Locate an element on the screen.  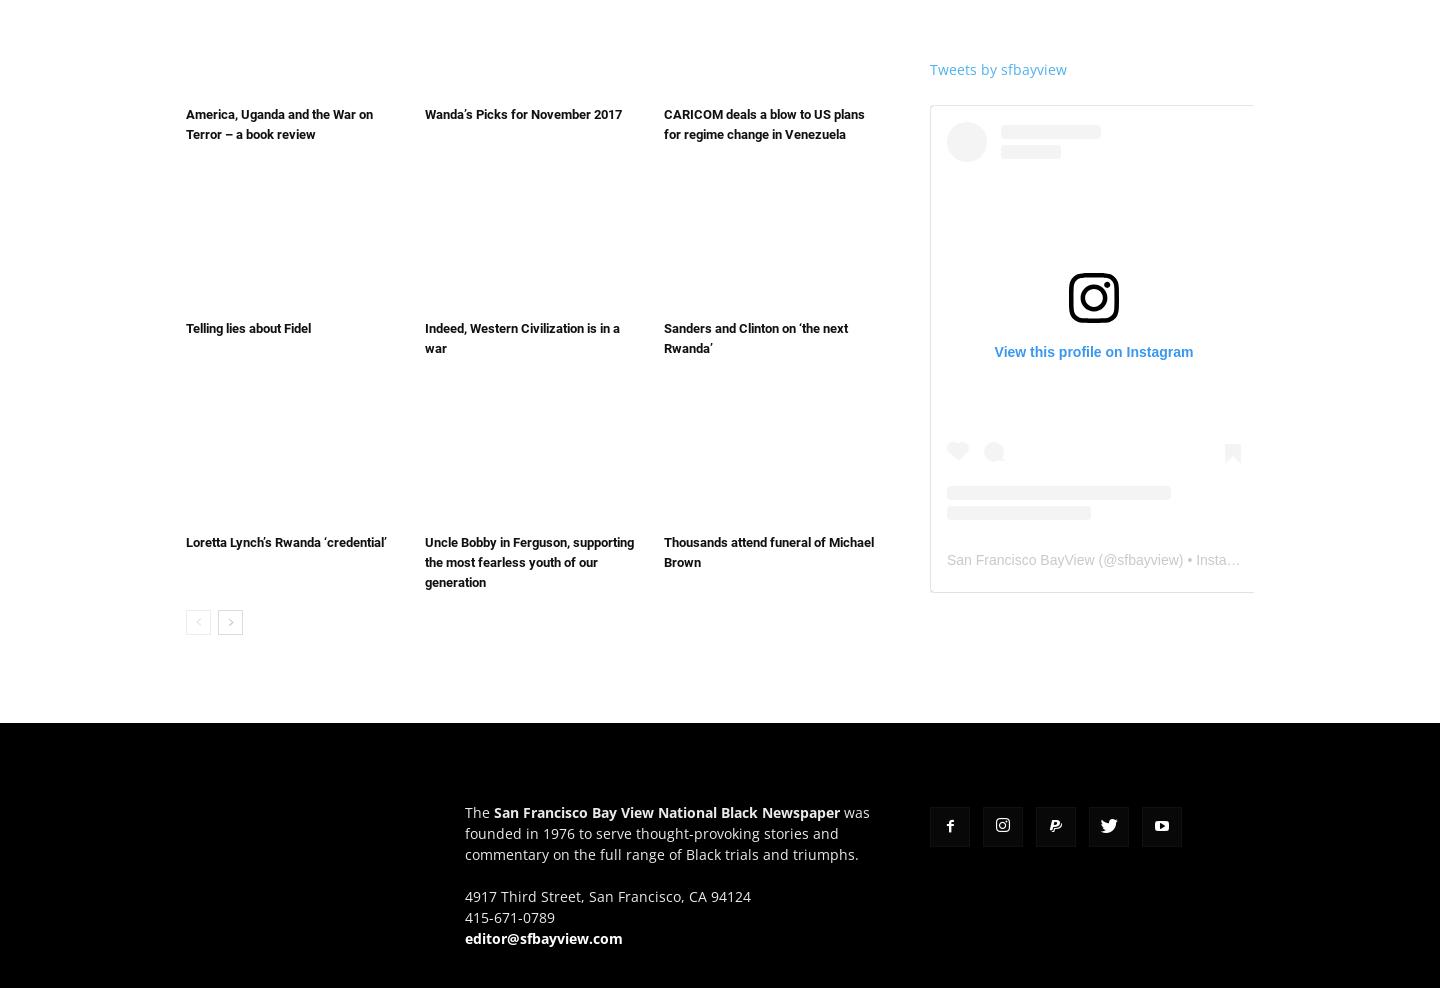
'San Francisco Bay View National Black Newspaper' is located at coordinates (667, 811).